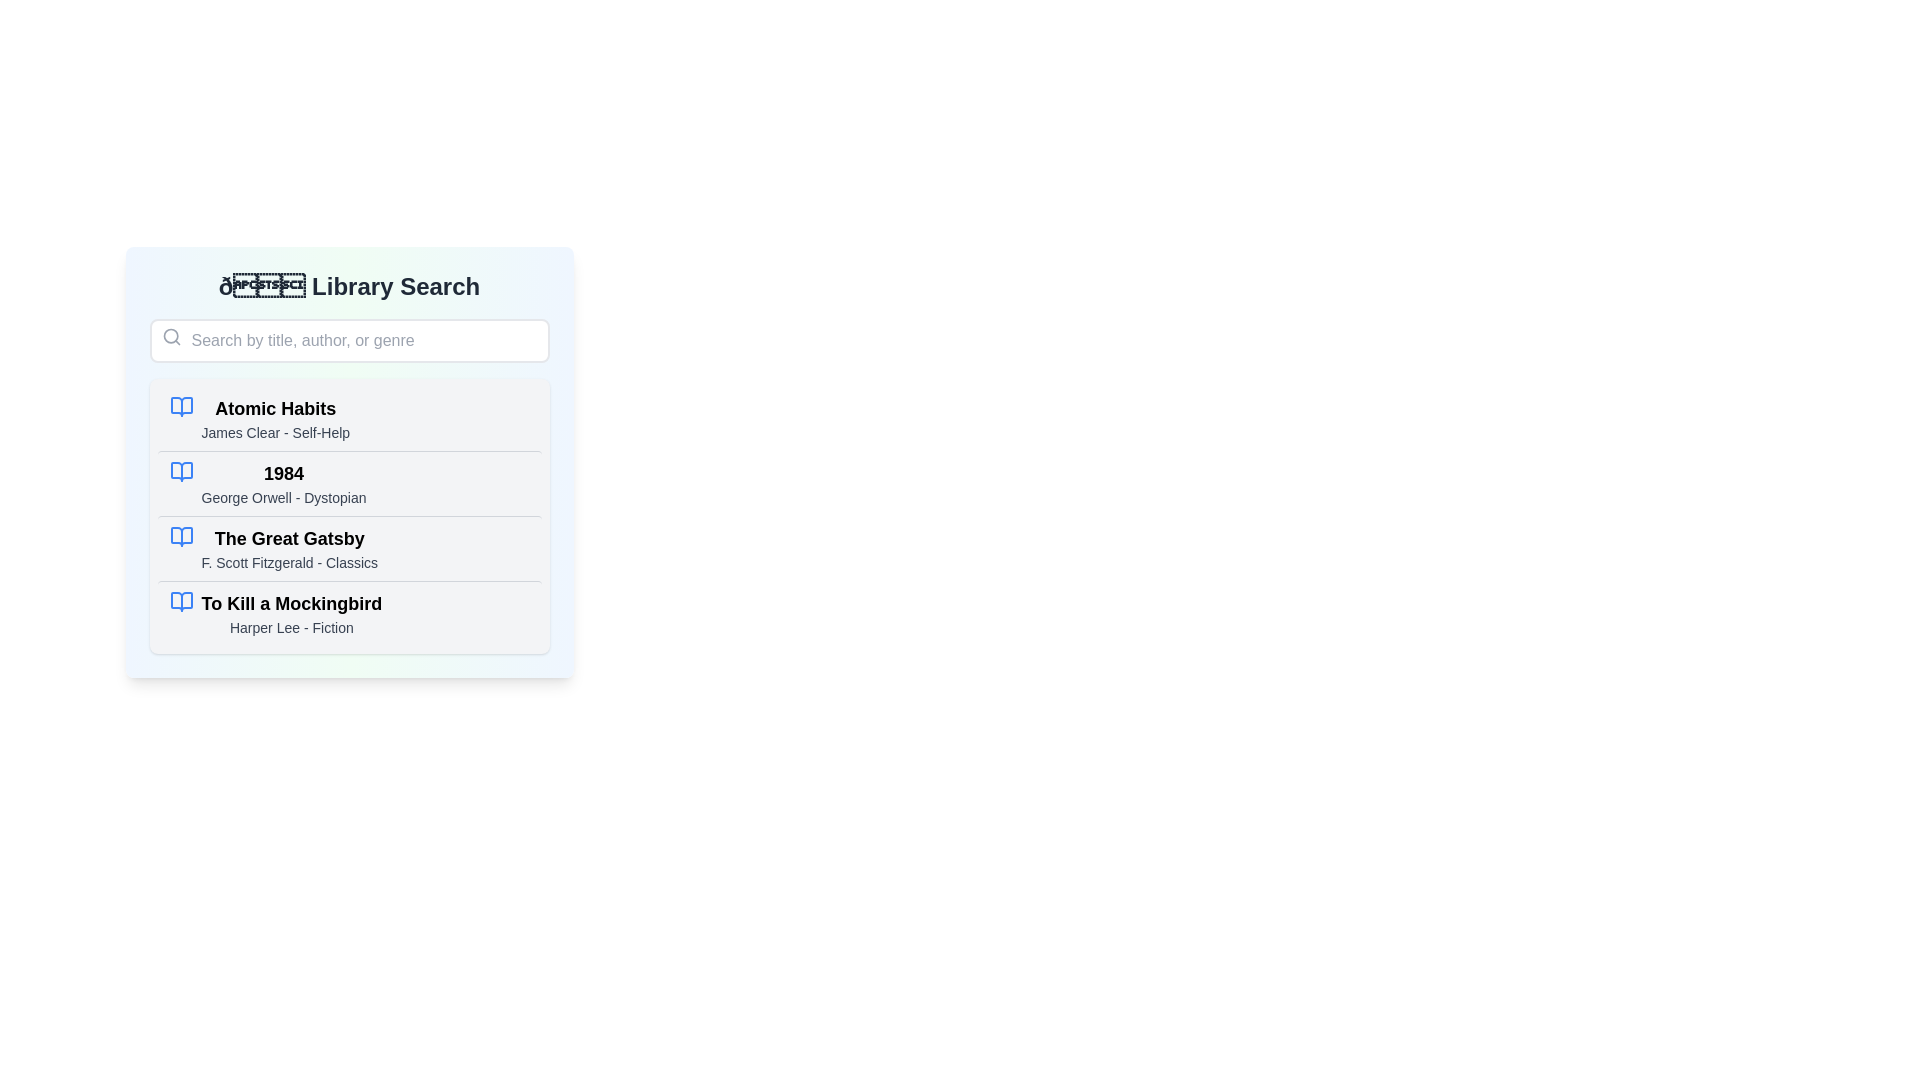 The height and width of the screenshot is (1080, 1920). I want to click on the list entry for 'The Great Gatsby', which includes a blue book icon, so click(349, 548).